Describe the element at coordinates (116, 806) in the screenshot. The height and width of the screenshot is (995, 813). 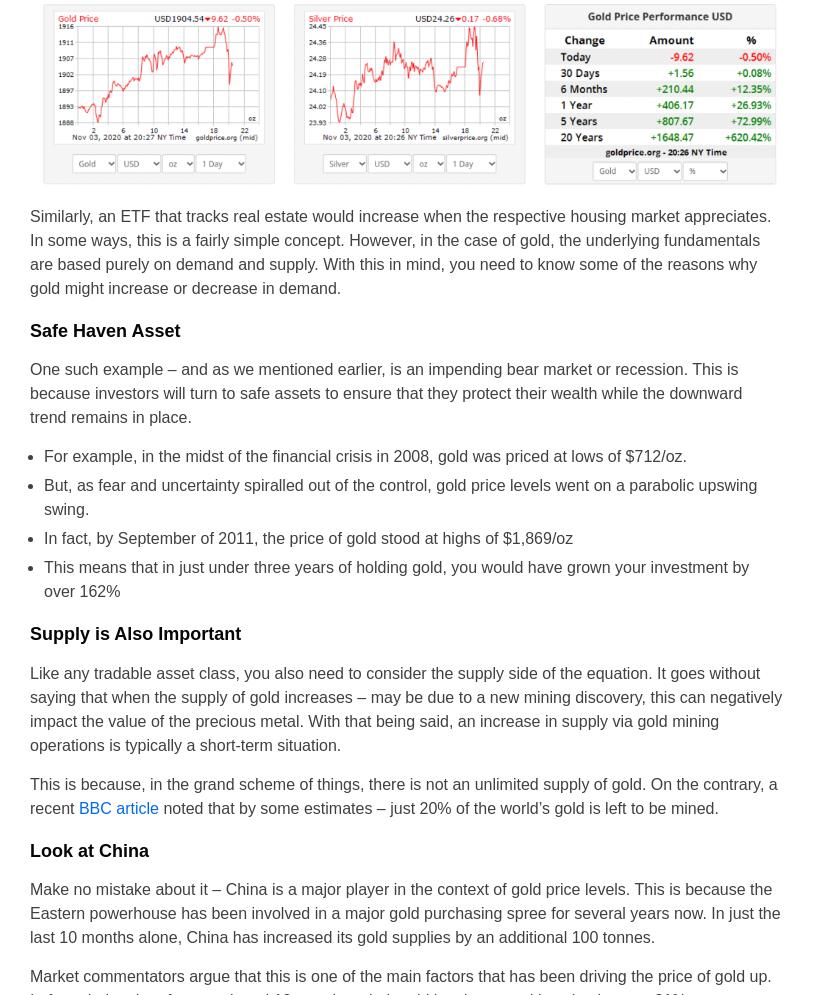
I see `'BBC article'` at that location.